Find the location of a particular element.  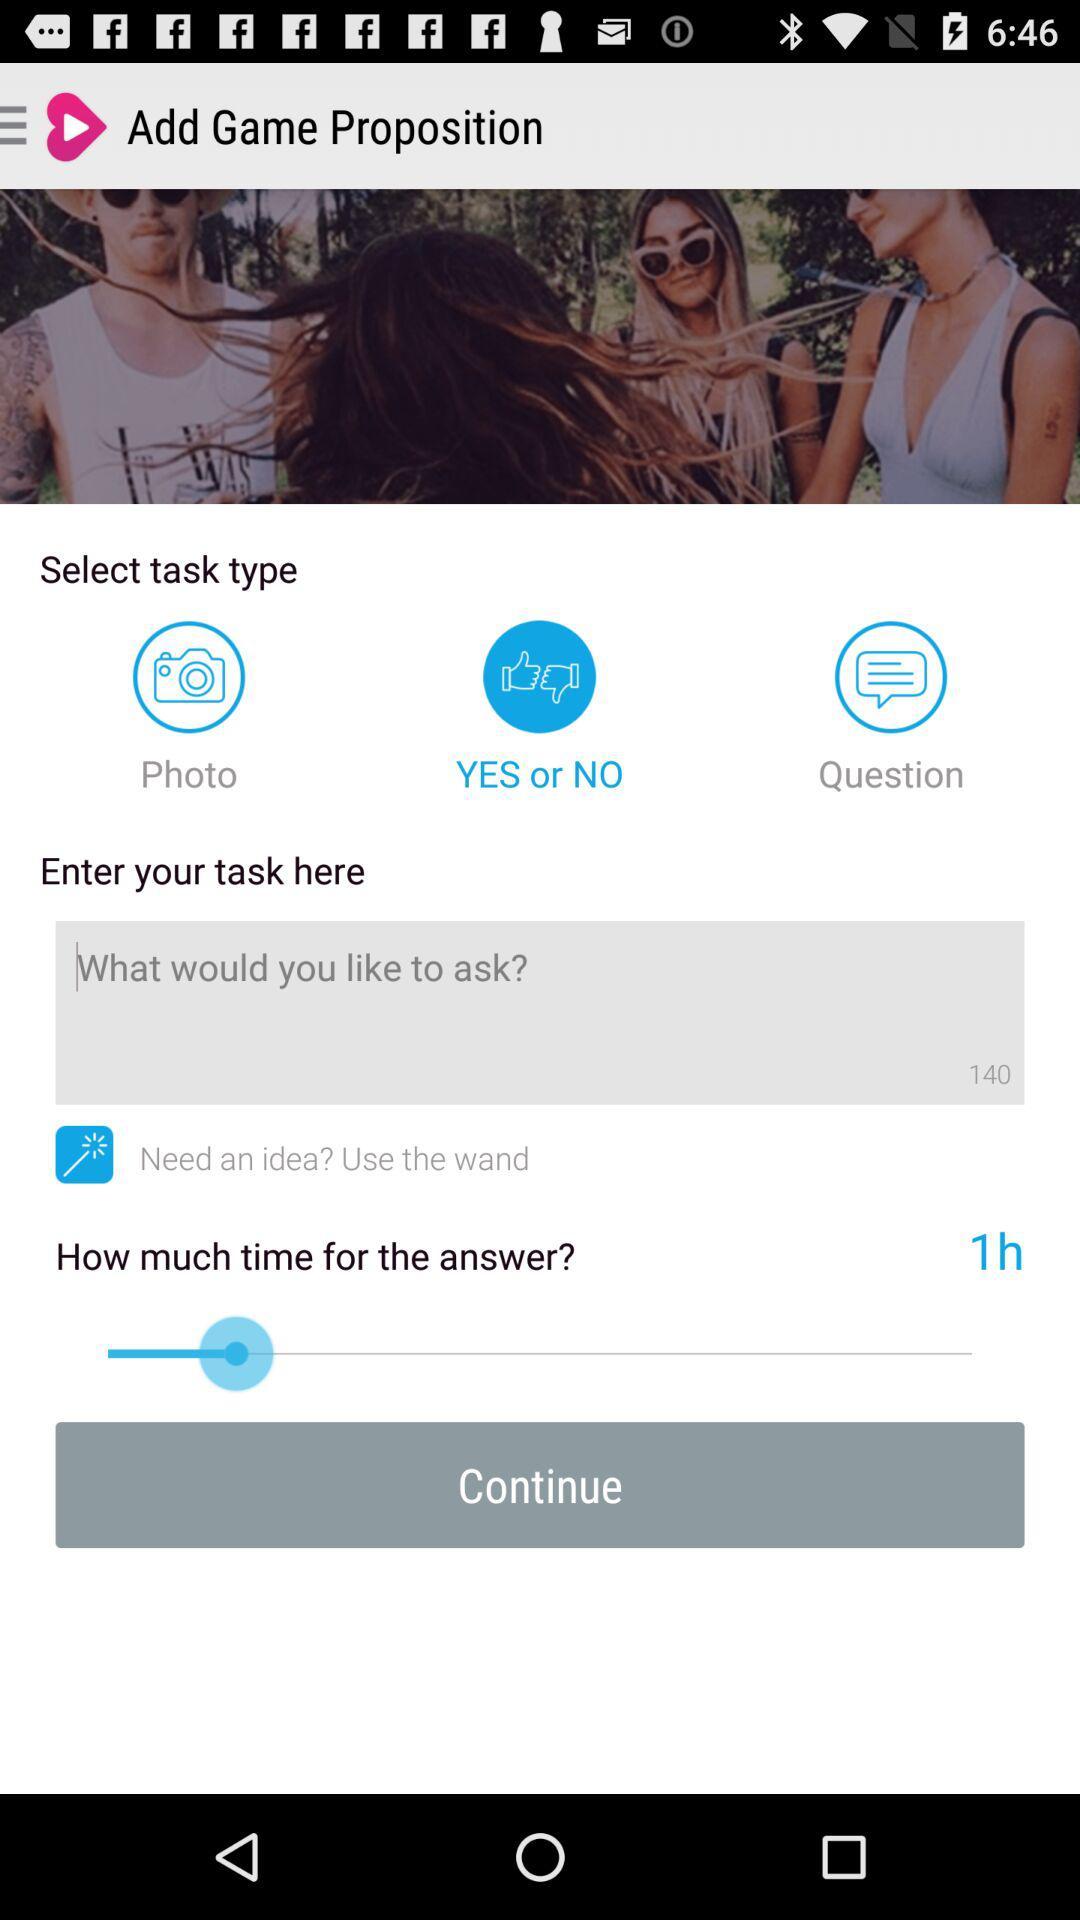

continue is located at coordinates (540, 1484).